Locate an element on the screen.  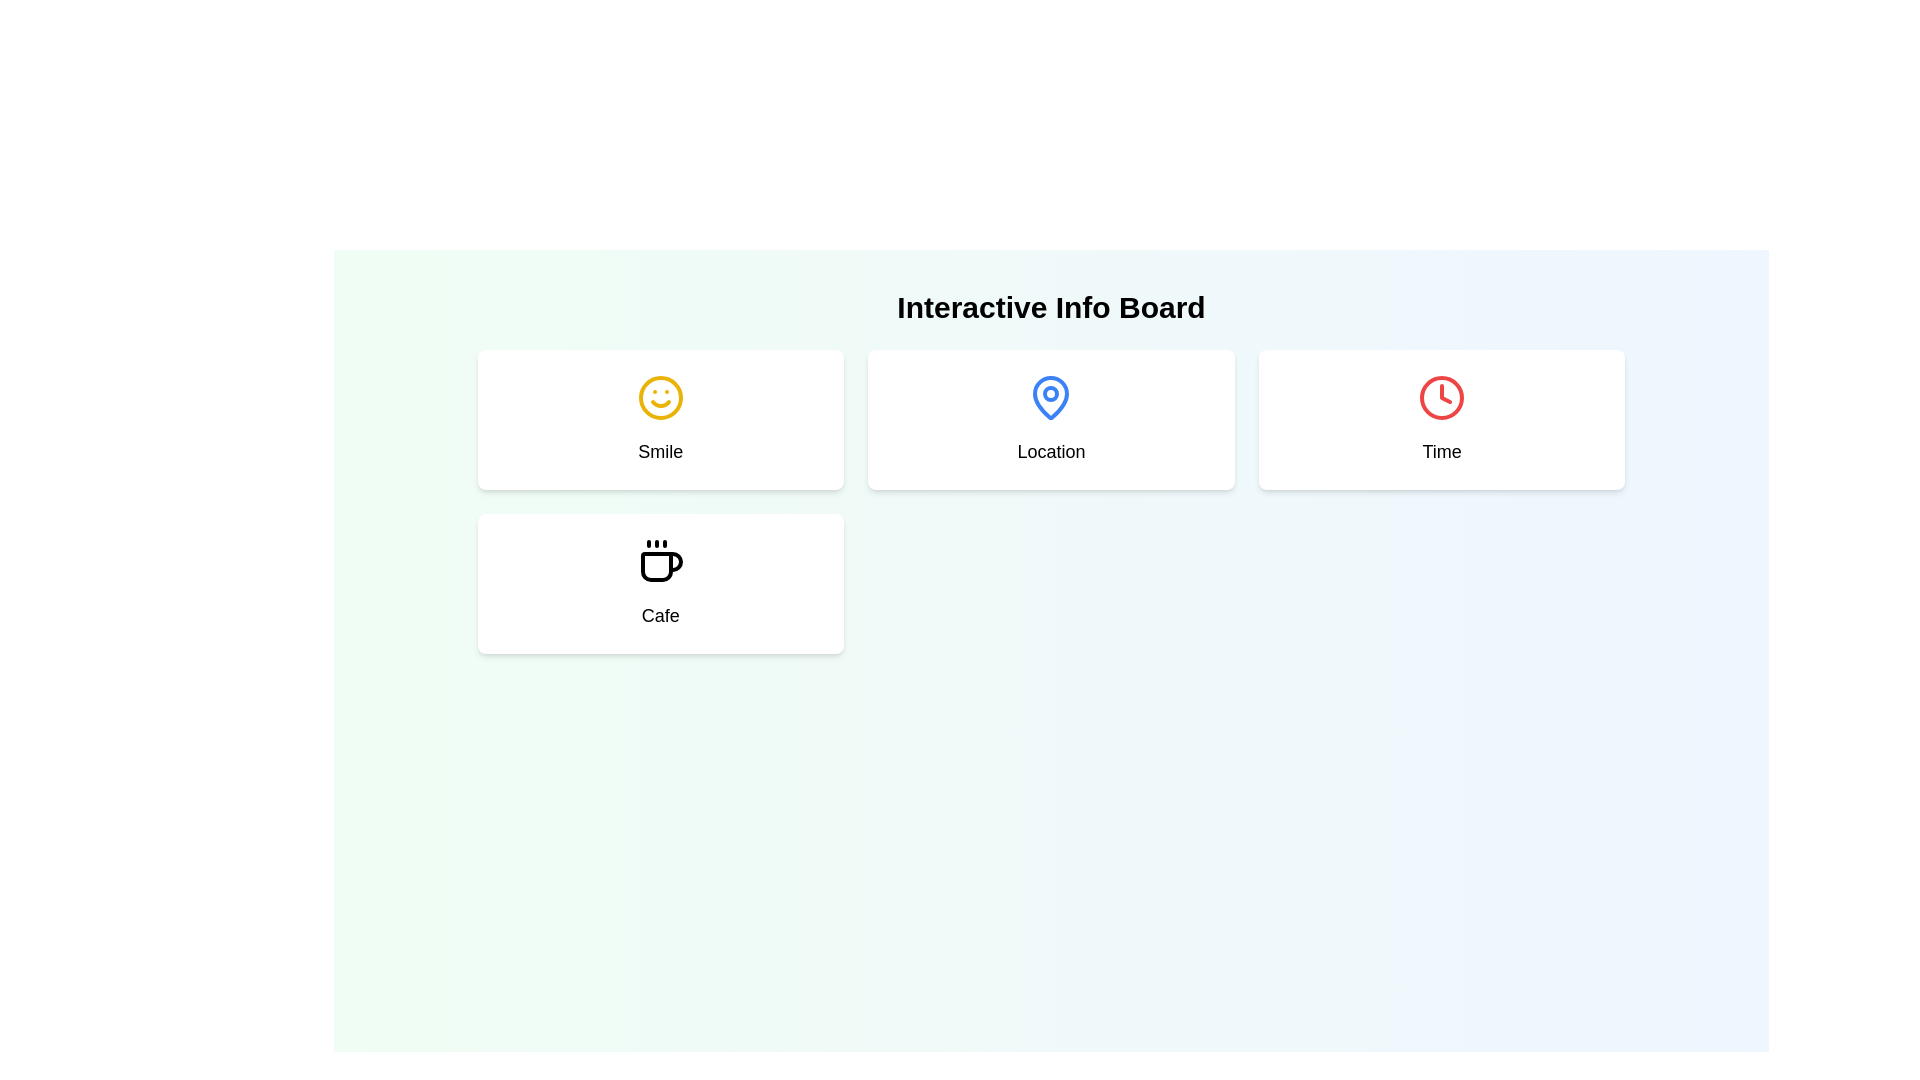
the graphical map pin icon located in the 'Location' card, which is the second card from the left in the top row of the interface layout is located at coordinates (1050, 397).